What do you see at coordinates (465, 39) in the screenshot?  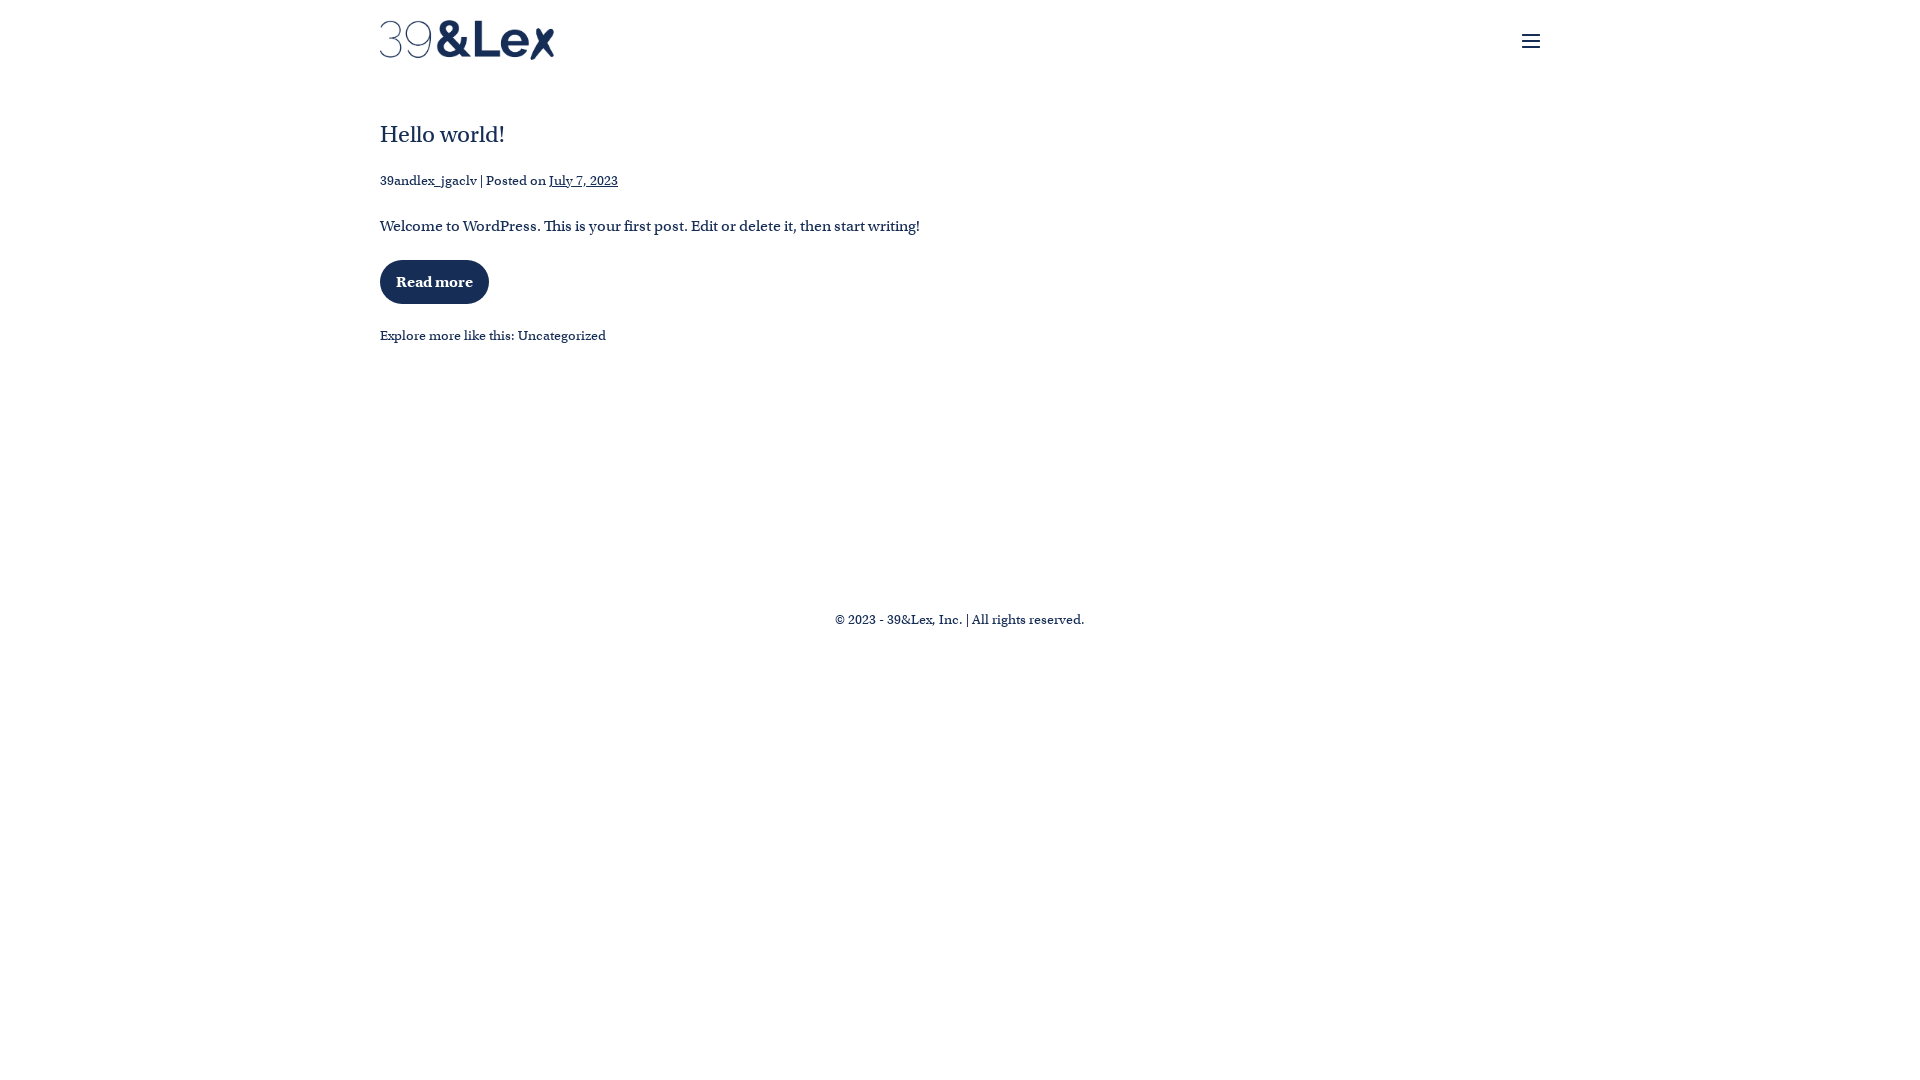 I see `'39&Lex'` at bounding box center [465, 39].